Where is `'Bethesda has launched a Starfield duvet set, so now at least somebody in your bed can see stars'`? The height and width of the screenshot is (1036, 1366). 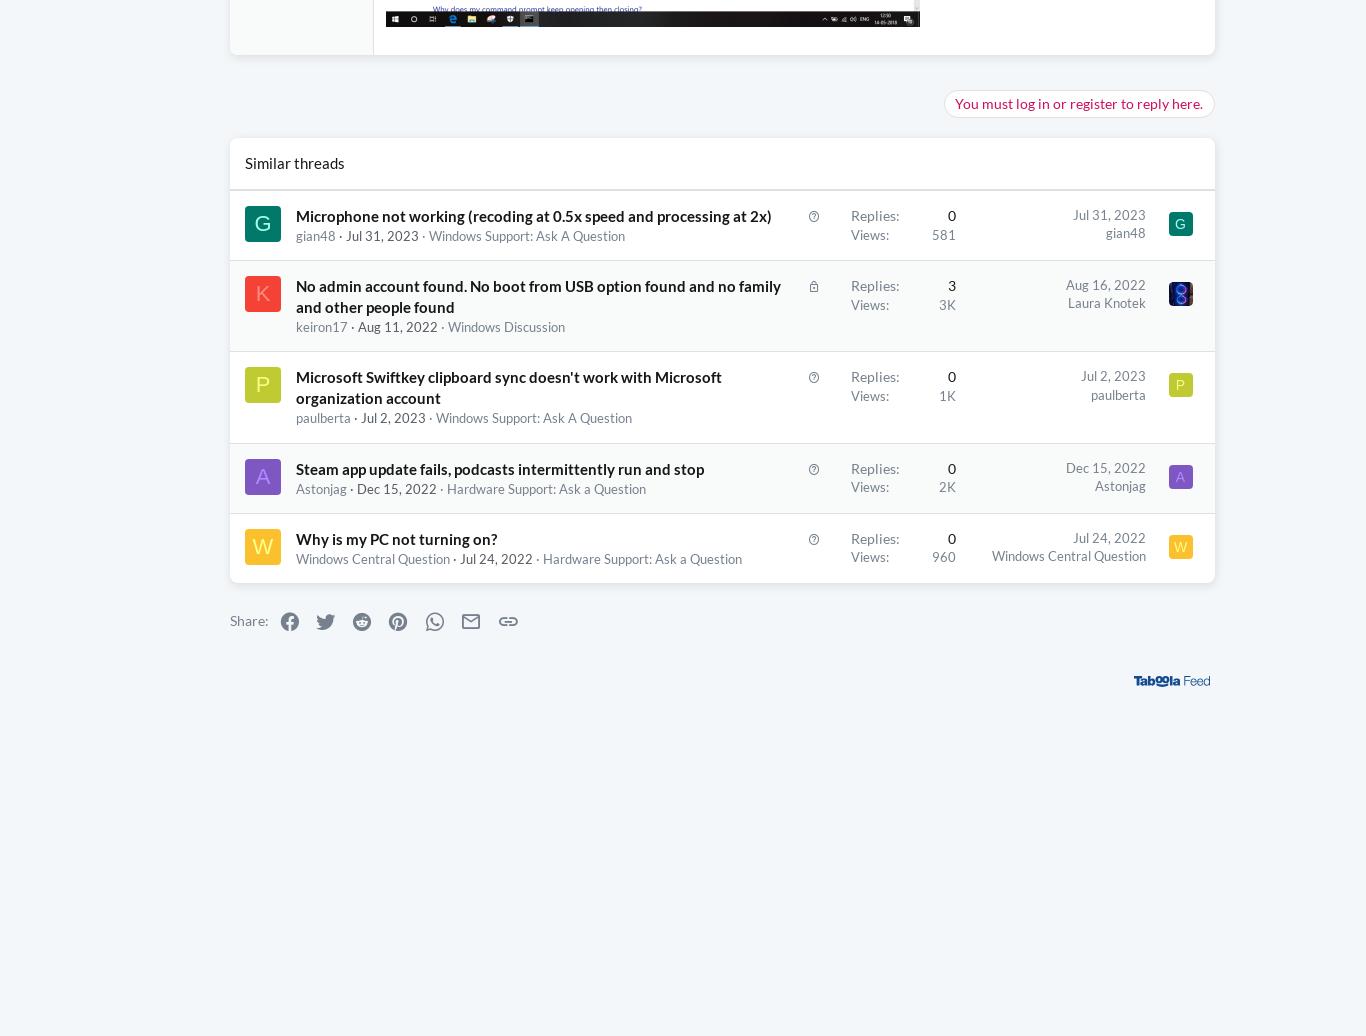 'Bethesda has launched a Starfield duvet set, so now at least somebody in your bed can see stars' is located at coordinates (1209, 755).